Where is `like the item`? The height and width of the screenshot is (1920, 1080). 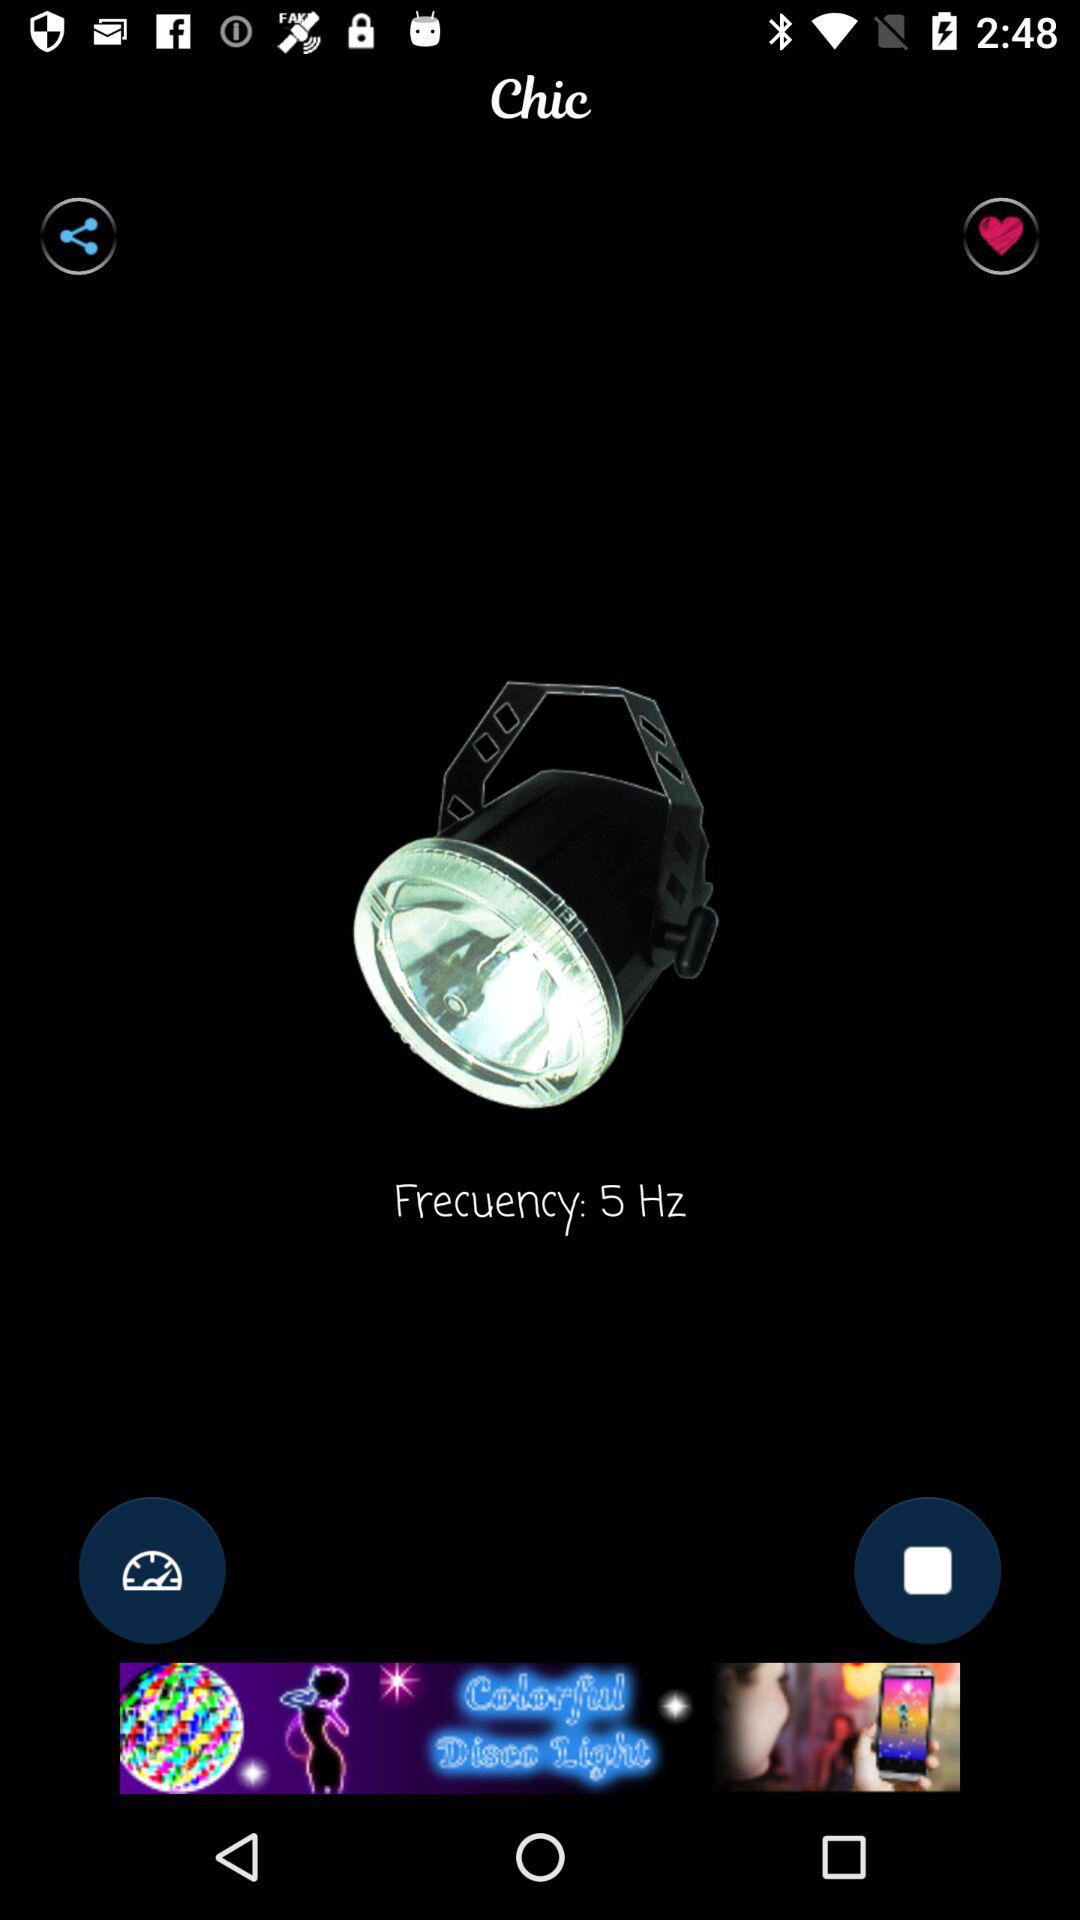
like the item is located at coordinates (1001, 236).